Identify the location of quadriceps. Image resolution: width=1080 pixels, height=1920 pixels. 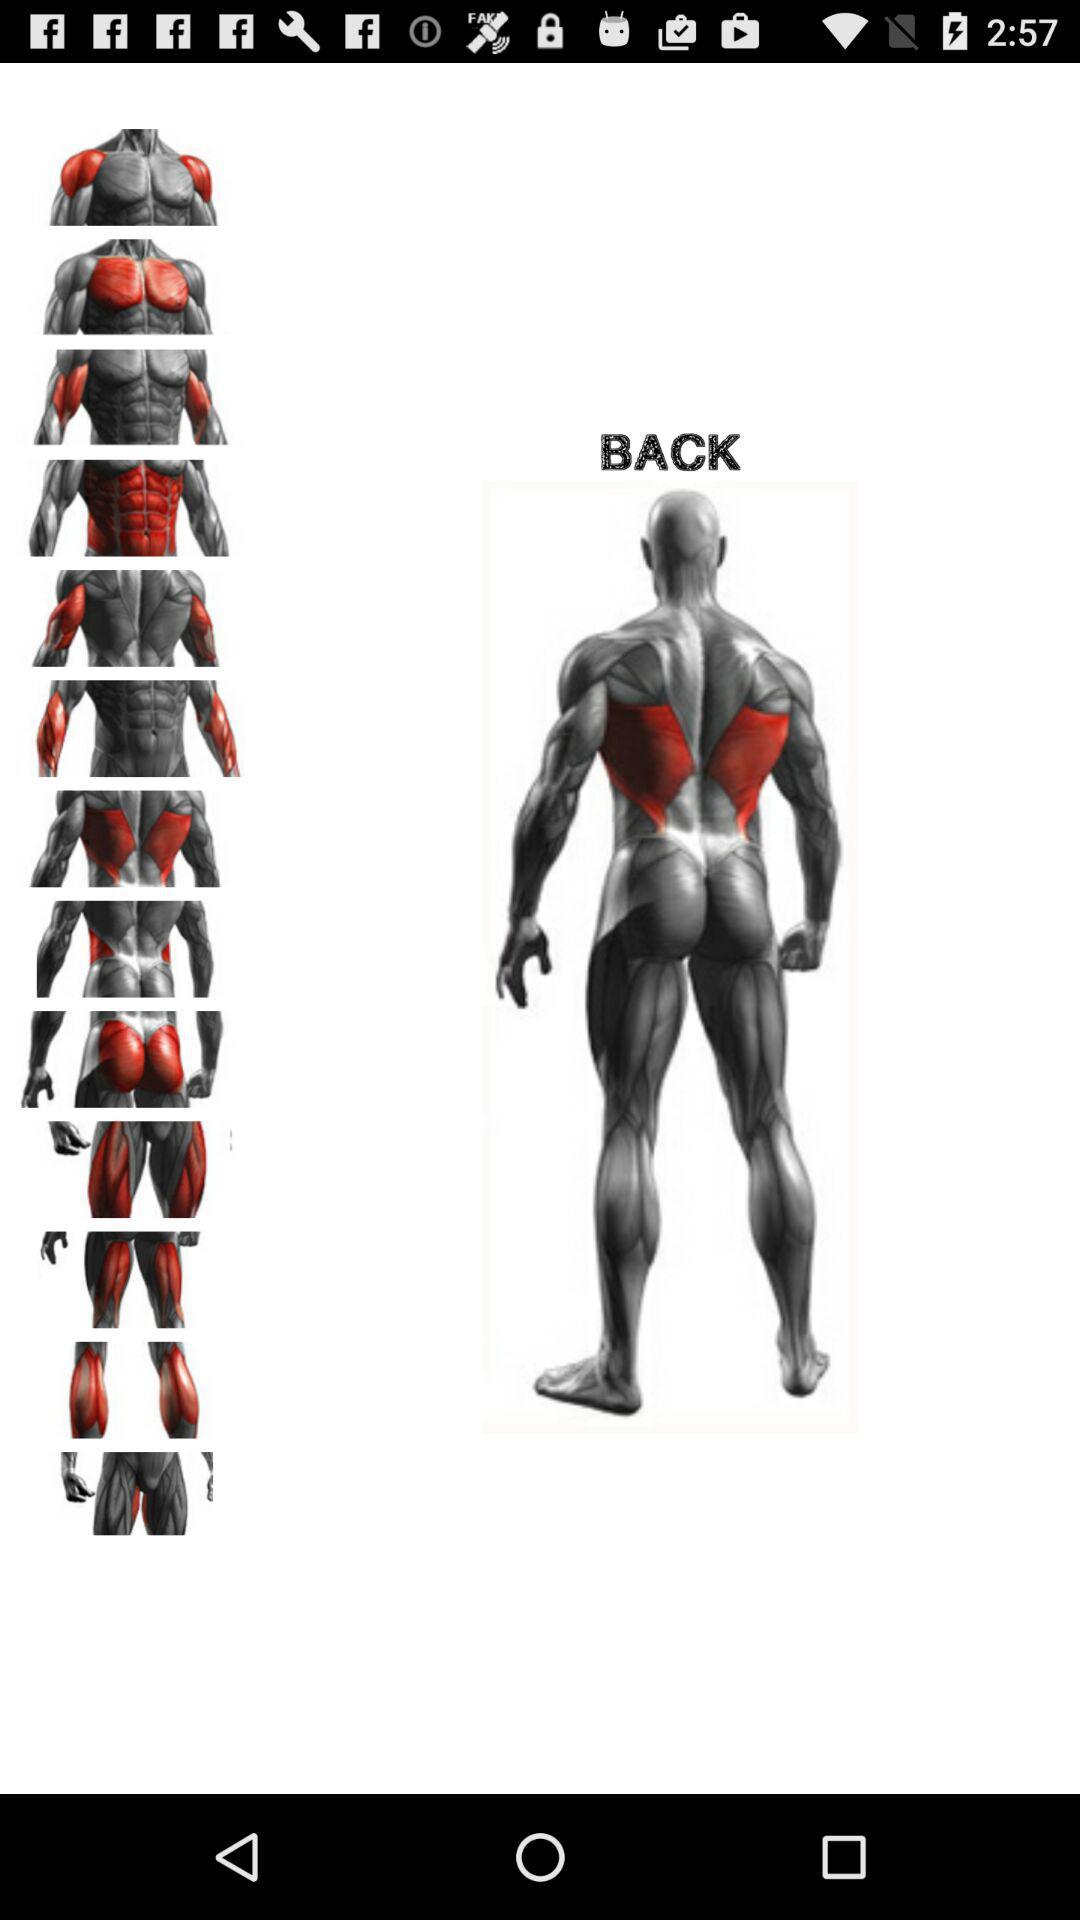
(131, 1162).